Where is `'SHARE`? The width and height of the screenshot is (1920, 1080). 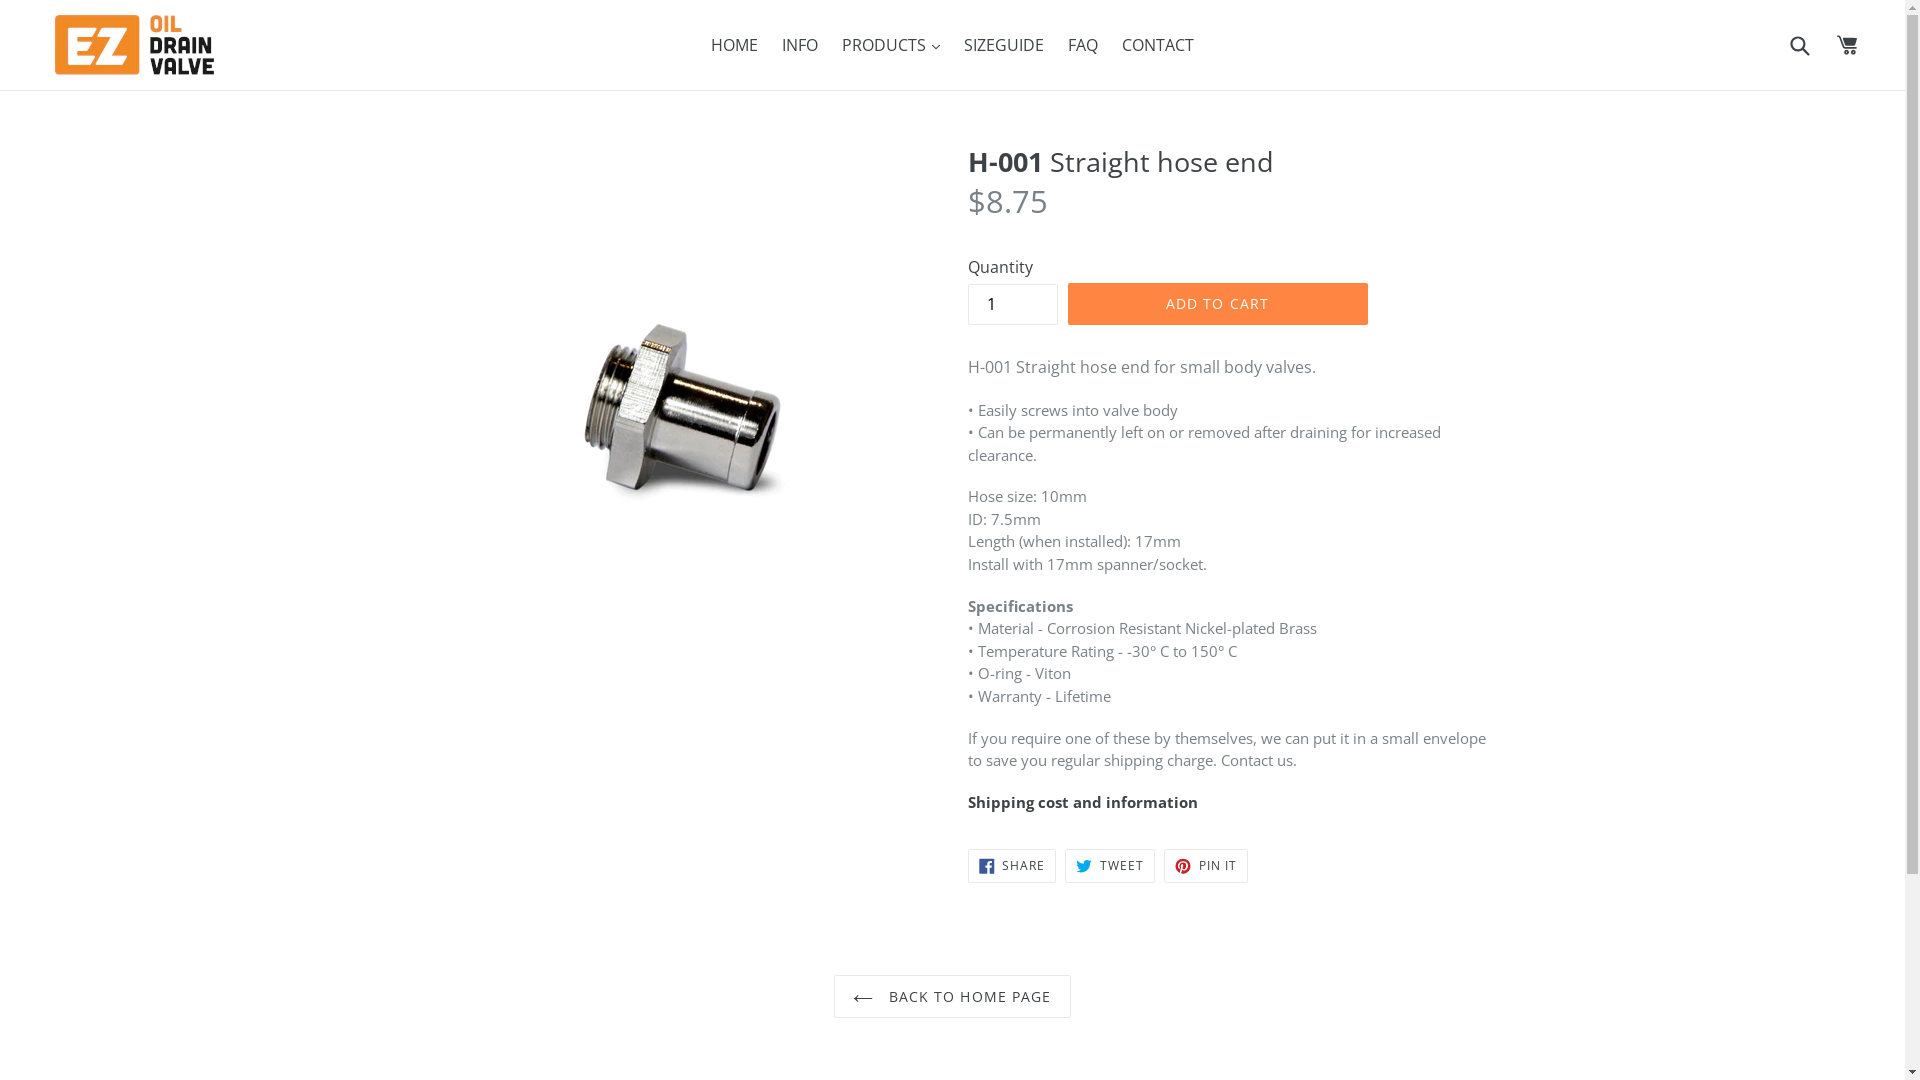 'SHARE is located at coordinates (1012, 865).